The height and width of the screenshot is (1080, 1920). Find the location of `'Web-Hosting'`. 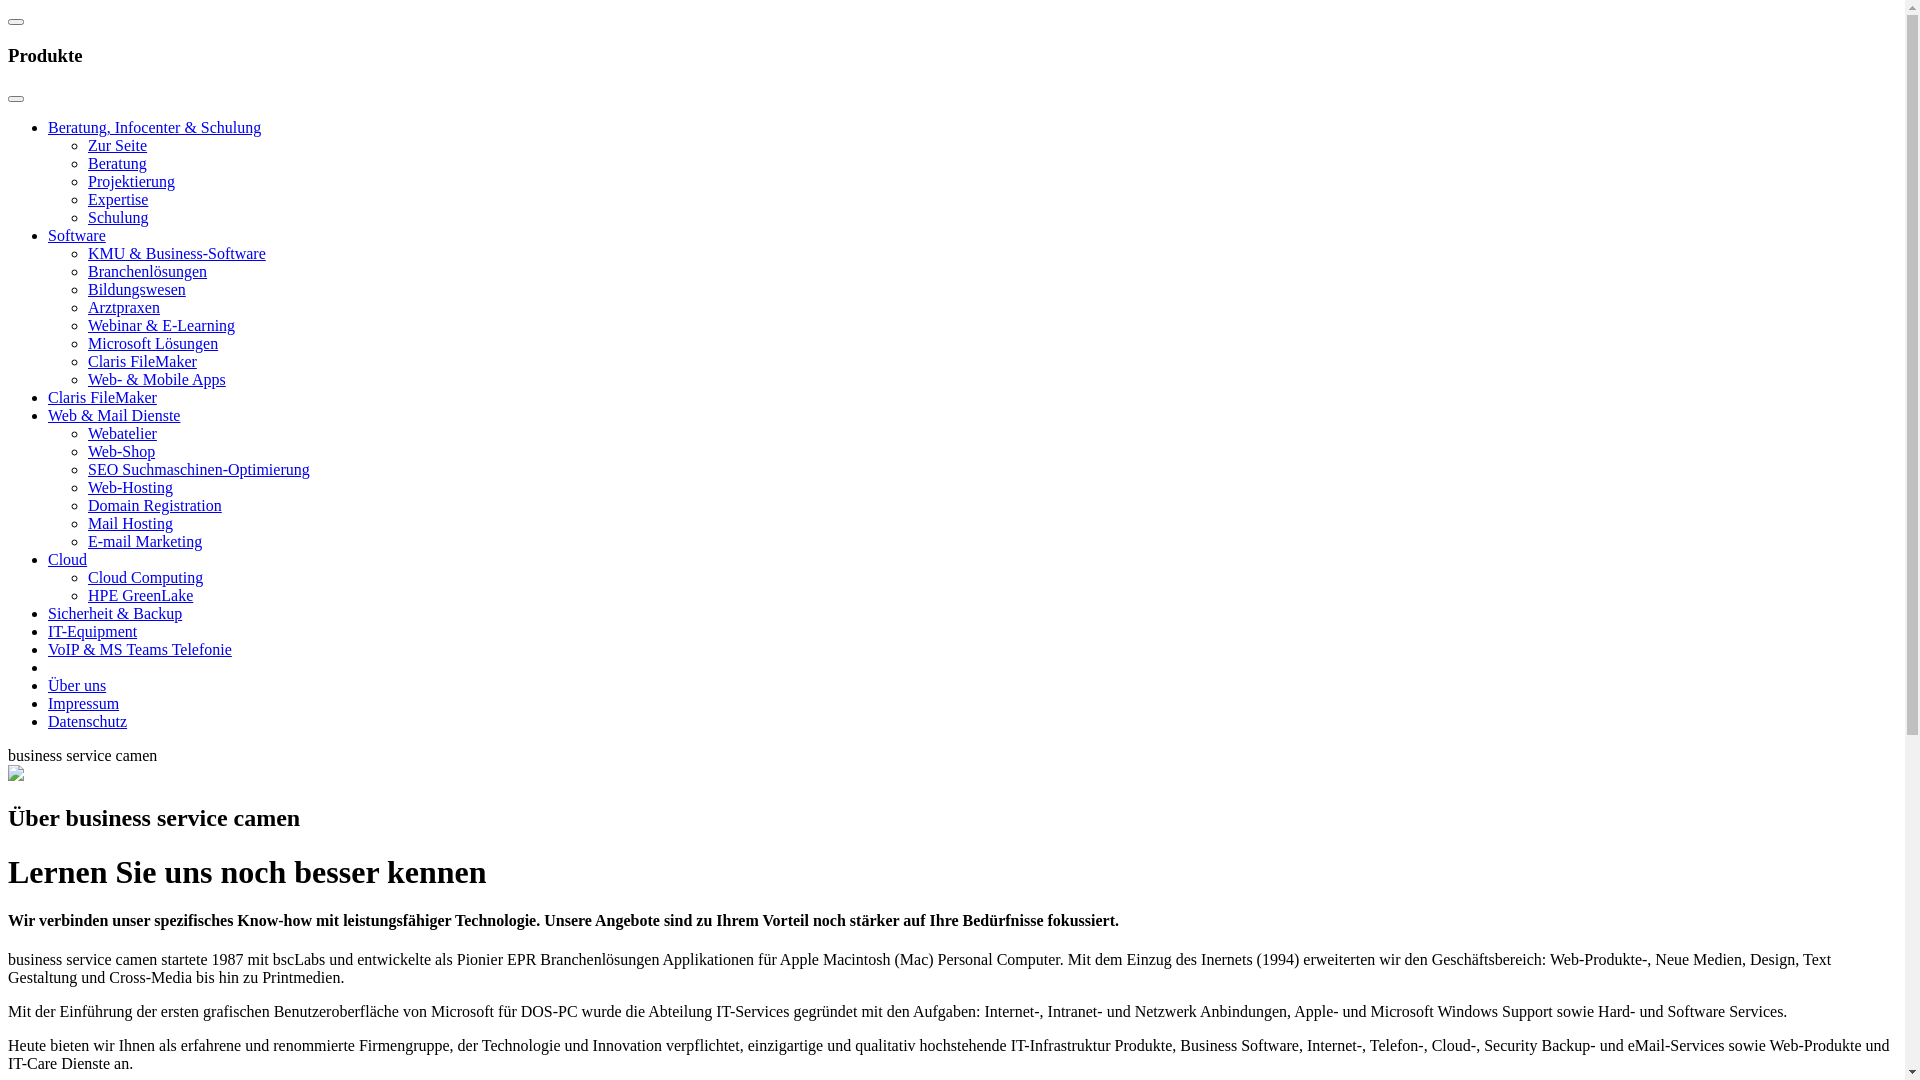

'Web-Hosting' is located at coordinates (86, 487).